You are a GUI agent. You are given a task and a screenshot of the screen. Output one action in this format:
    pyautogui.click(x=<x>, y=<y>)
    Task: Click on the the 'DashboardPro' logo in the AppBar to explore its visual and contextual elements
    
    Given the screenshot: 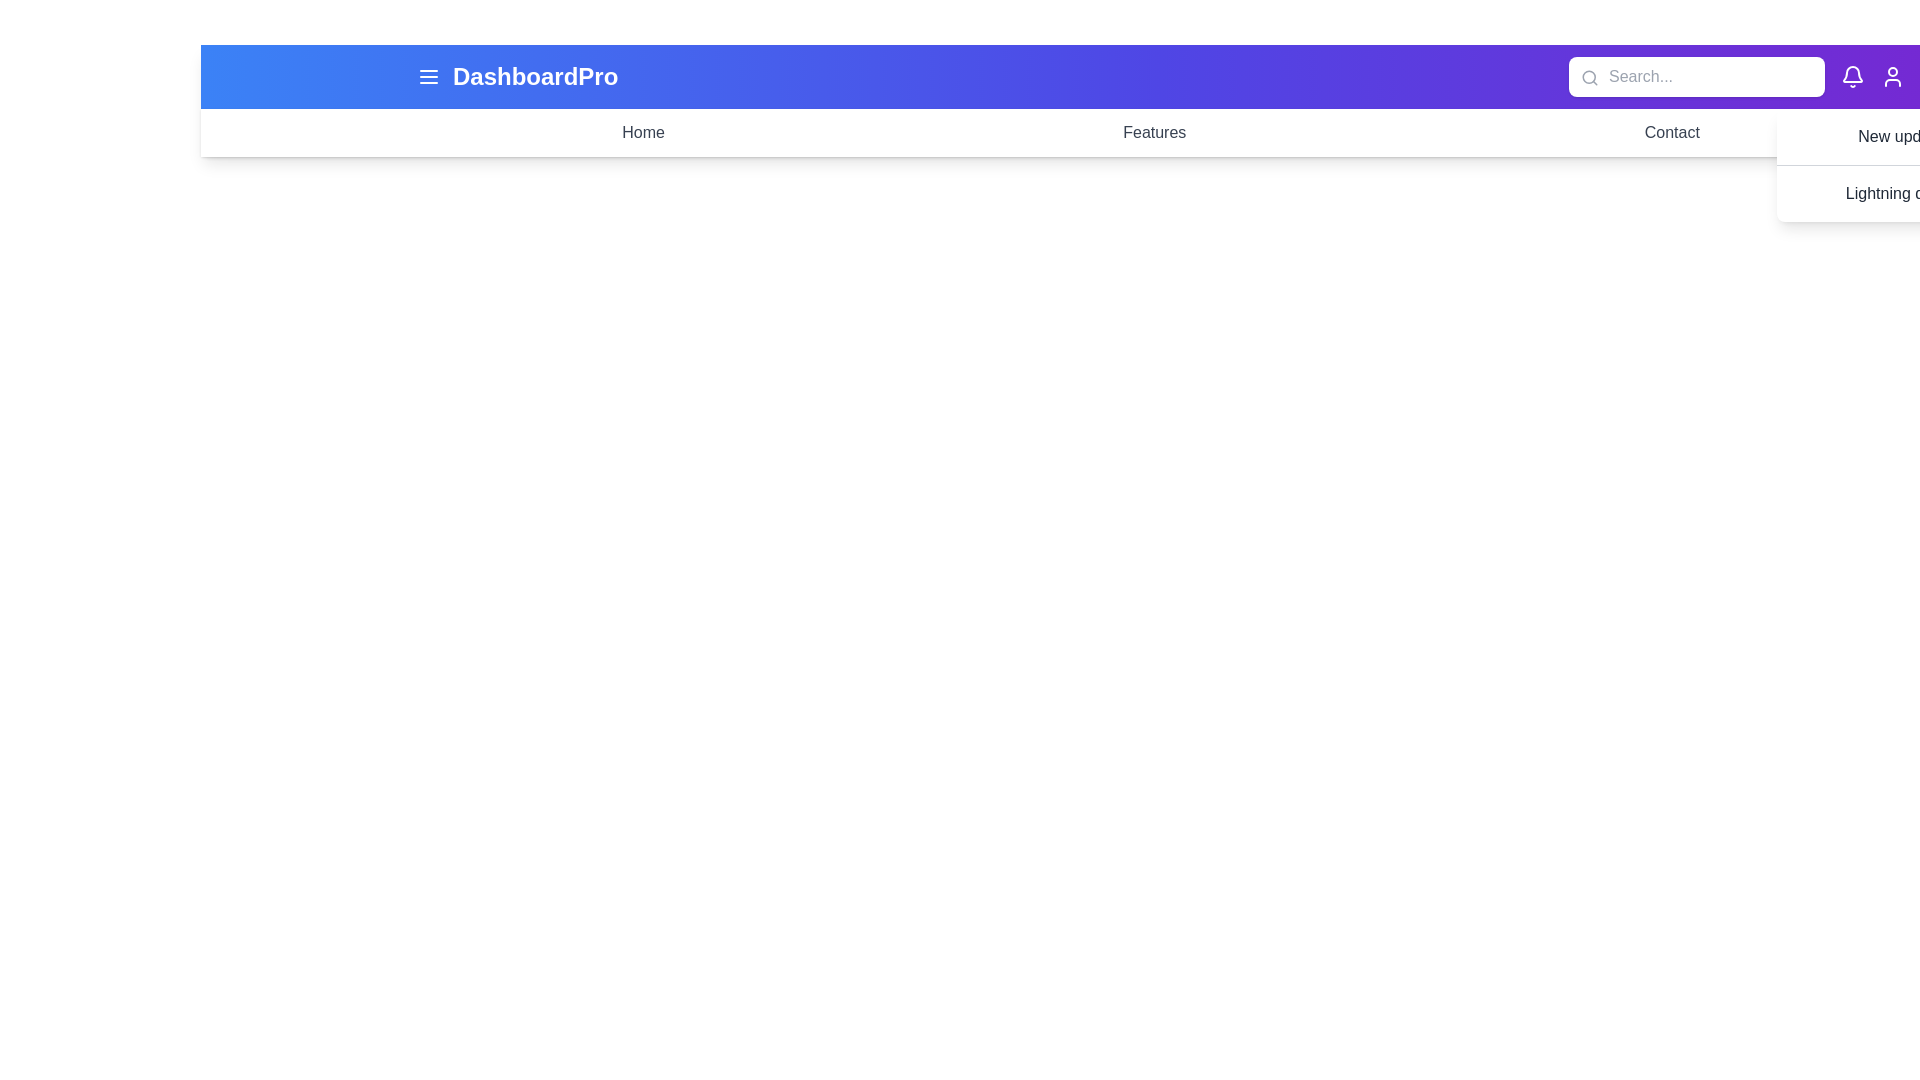 What is the action you would take?
    pyautogui.click(x=535, y=76)
    